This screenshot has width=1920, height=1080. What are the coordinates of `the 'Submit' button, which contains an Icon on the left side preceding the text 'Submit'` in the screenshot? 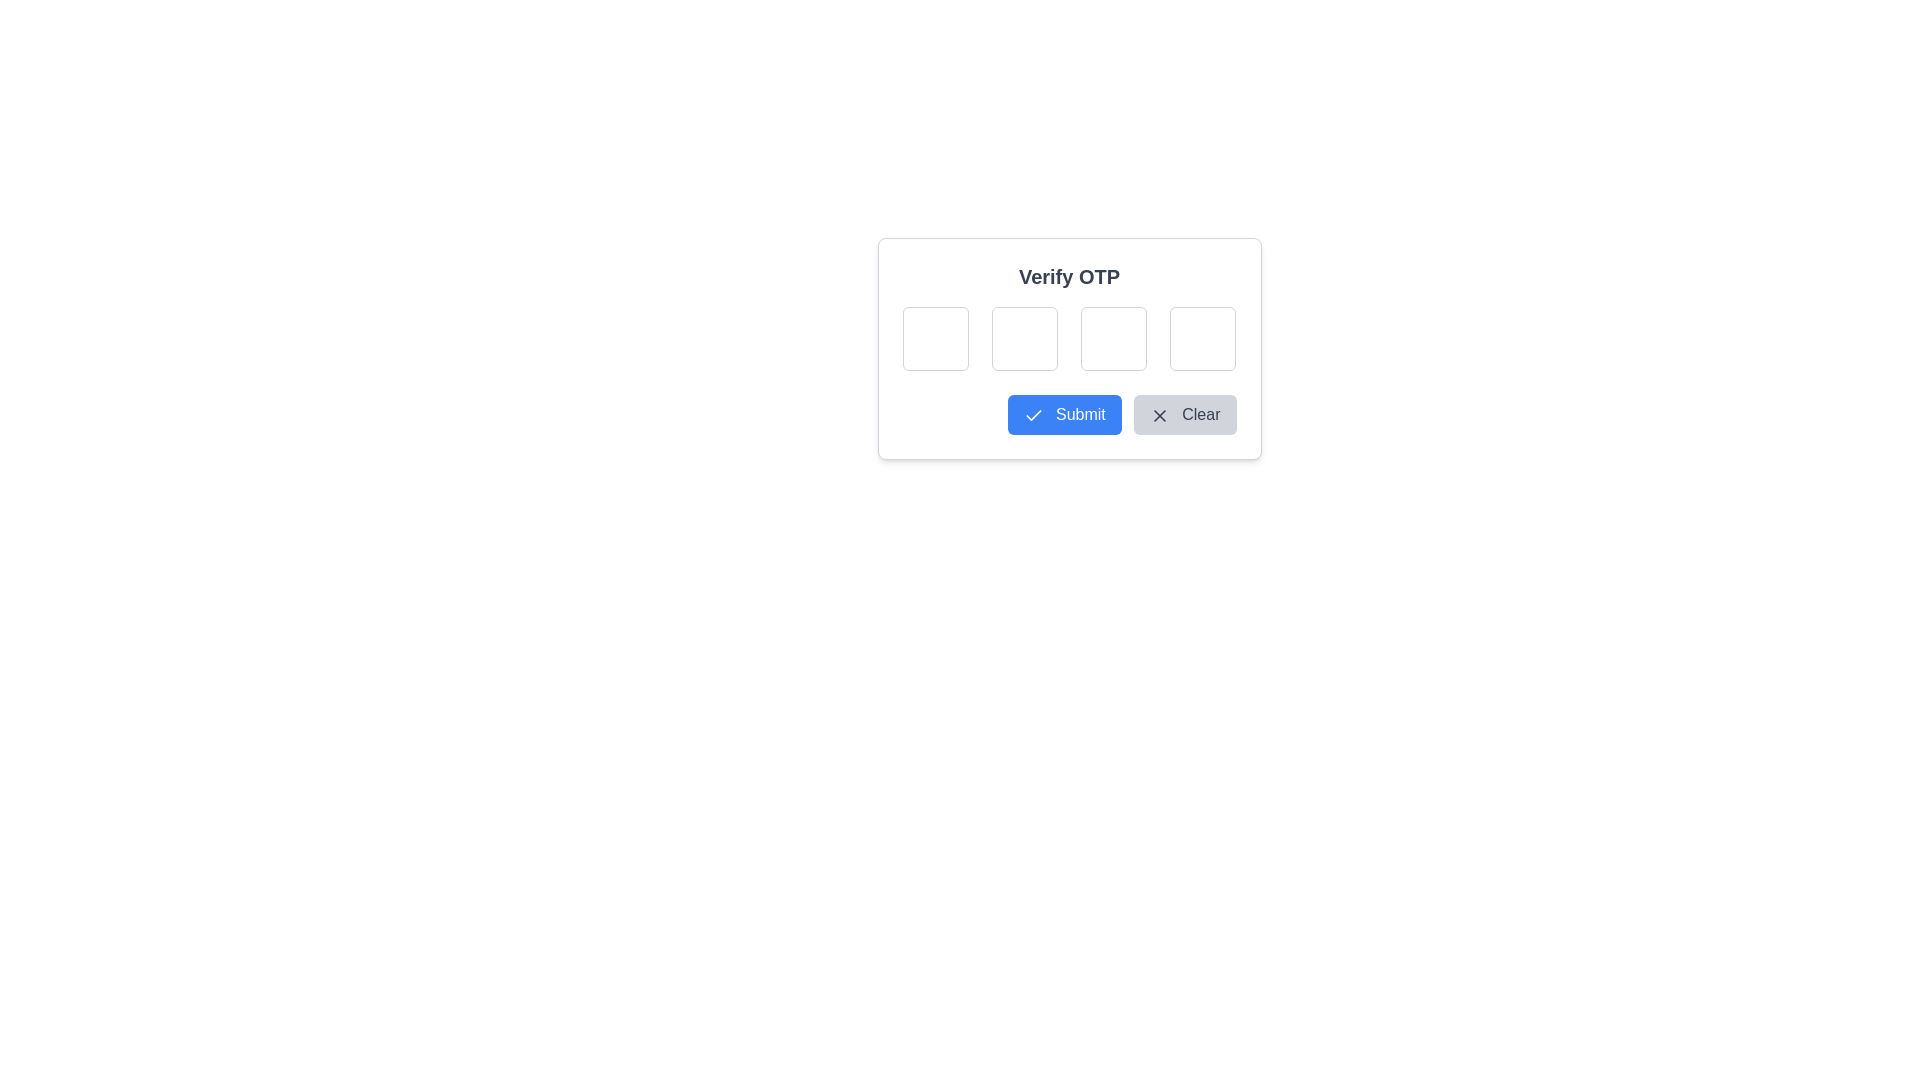 It's located at (1033, 414).